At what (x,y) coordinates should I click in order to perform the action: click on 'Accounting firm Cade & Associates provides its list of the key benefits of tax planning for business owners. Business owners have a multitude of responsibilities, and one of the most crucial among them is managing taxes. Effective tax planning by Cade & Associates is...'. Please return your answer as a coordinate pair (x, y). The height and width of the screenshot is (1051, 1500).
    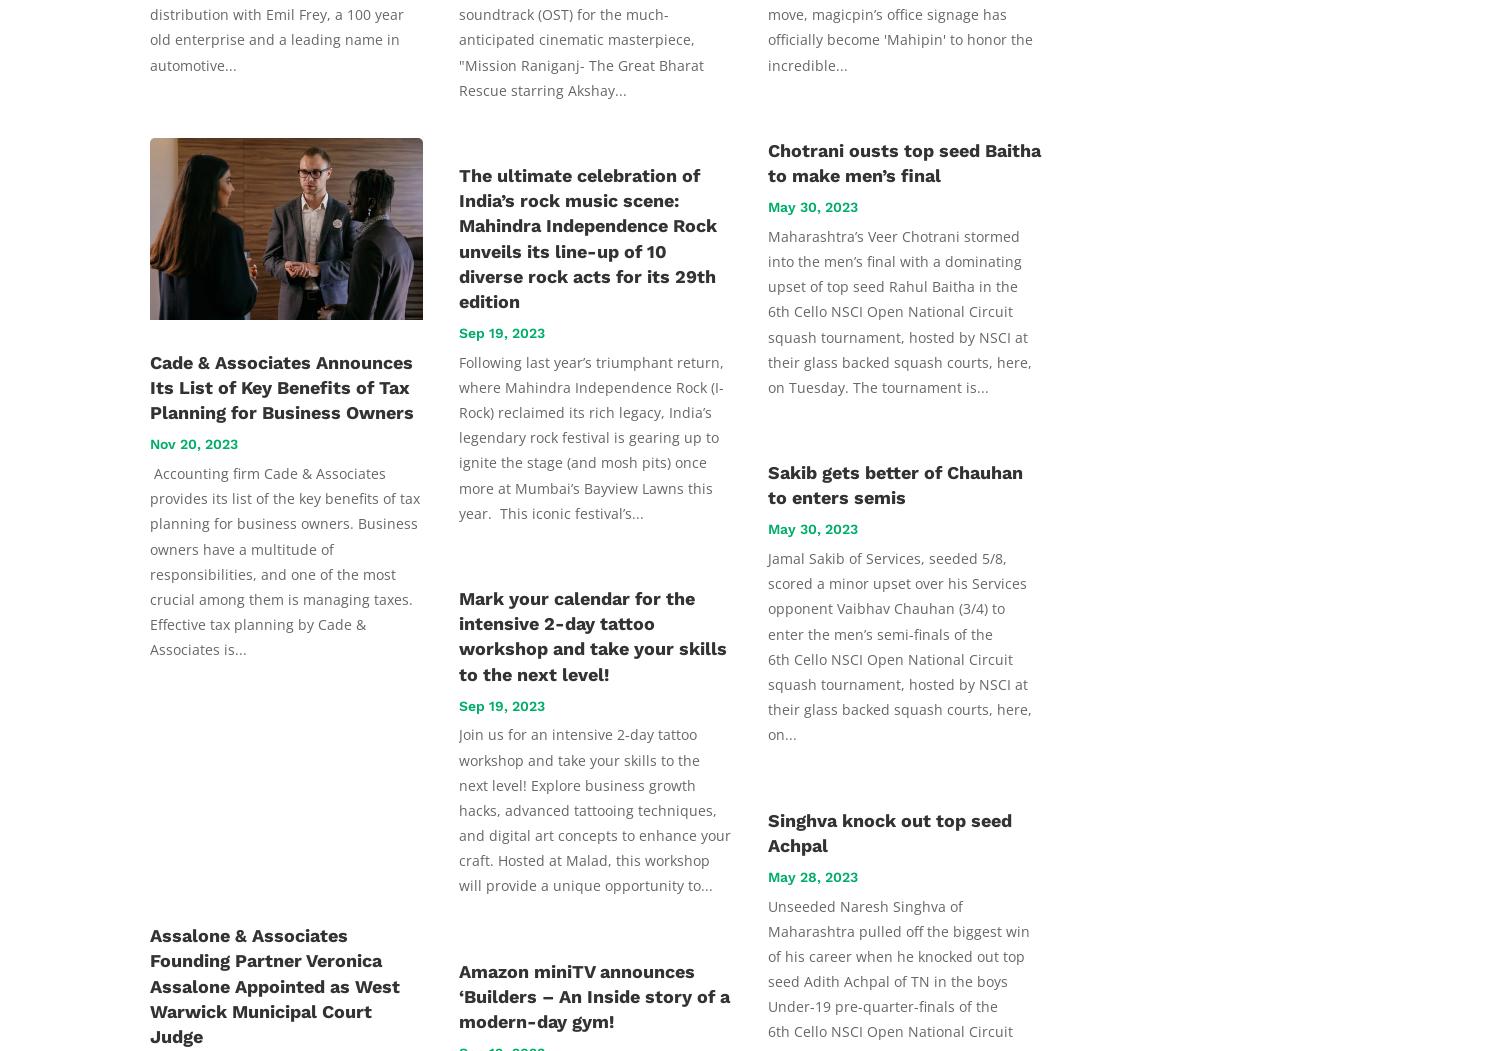
    Looking at the image, I should click on (285, 560).